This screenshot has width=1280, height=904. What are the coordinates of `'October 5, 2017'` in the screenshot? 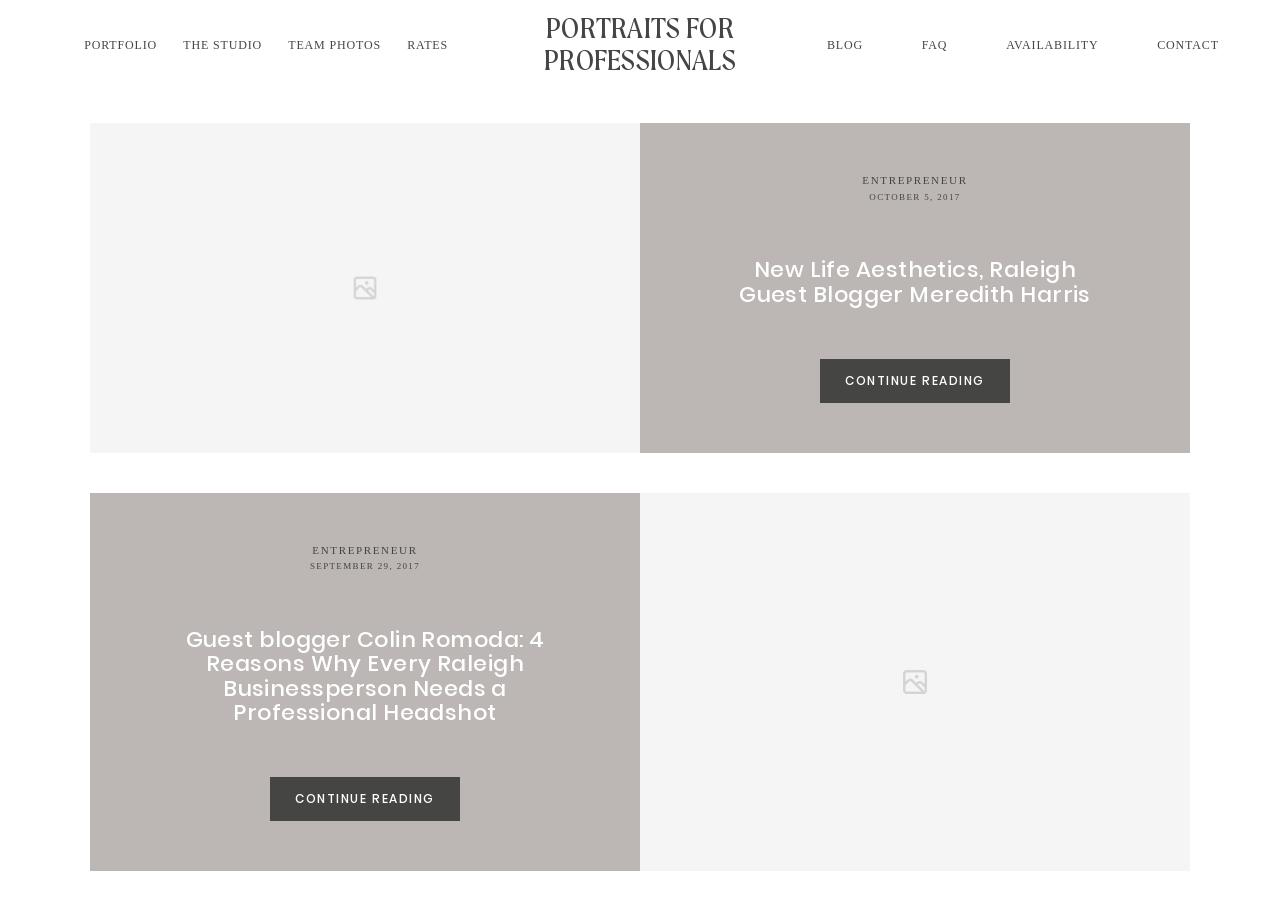 It's located at (913, 195).